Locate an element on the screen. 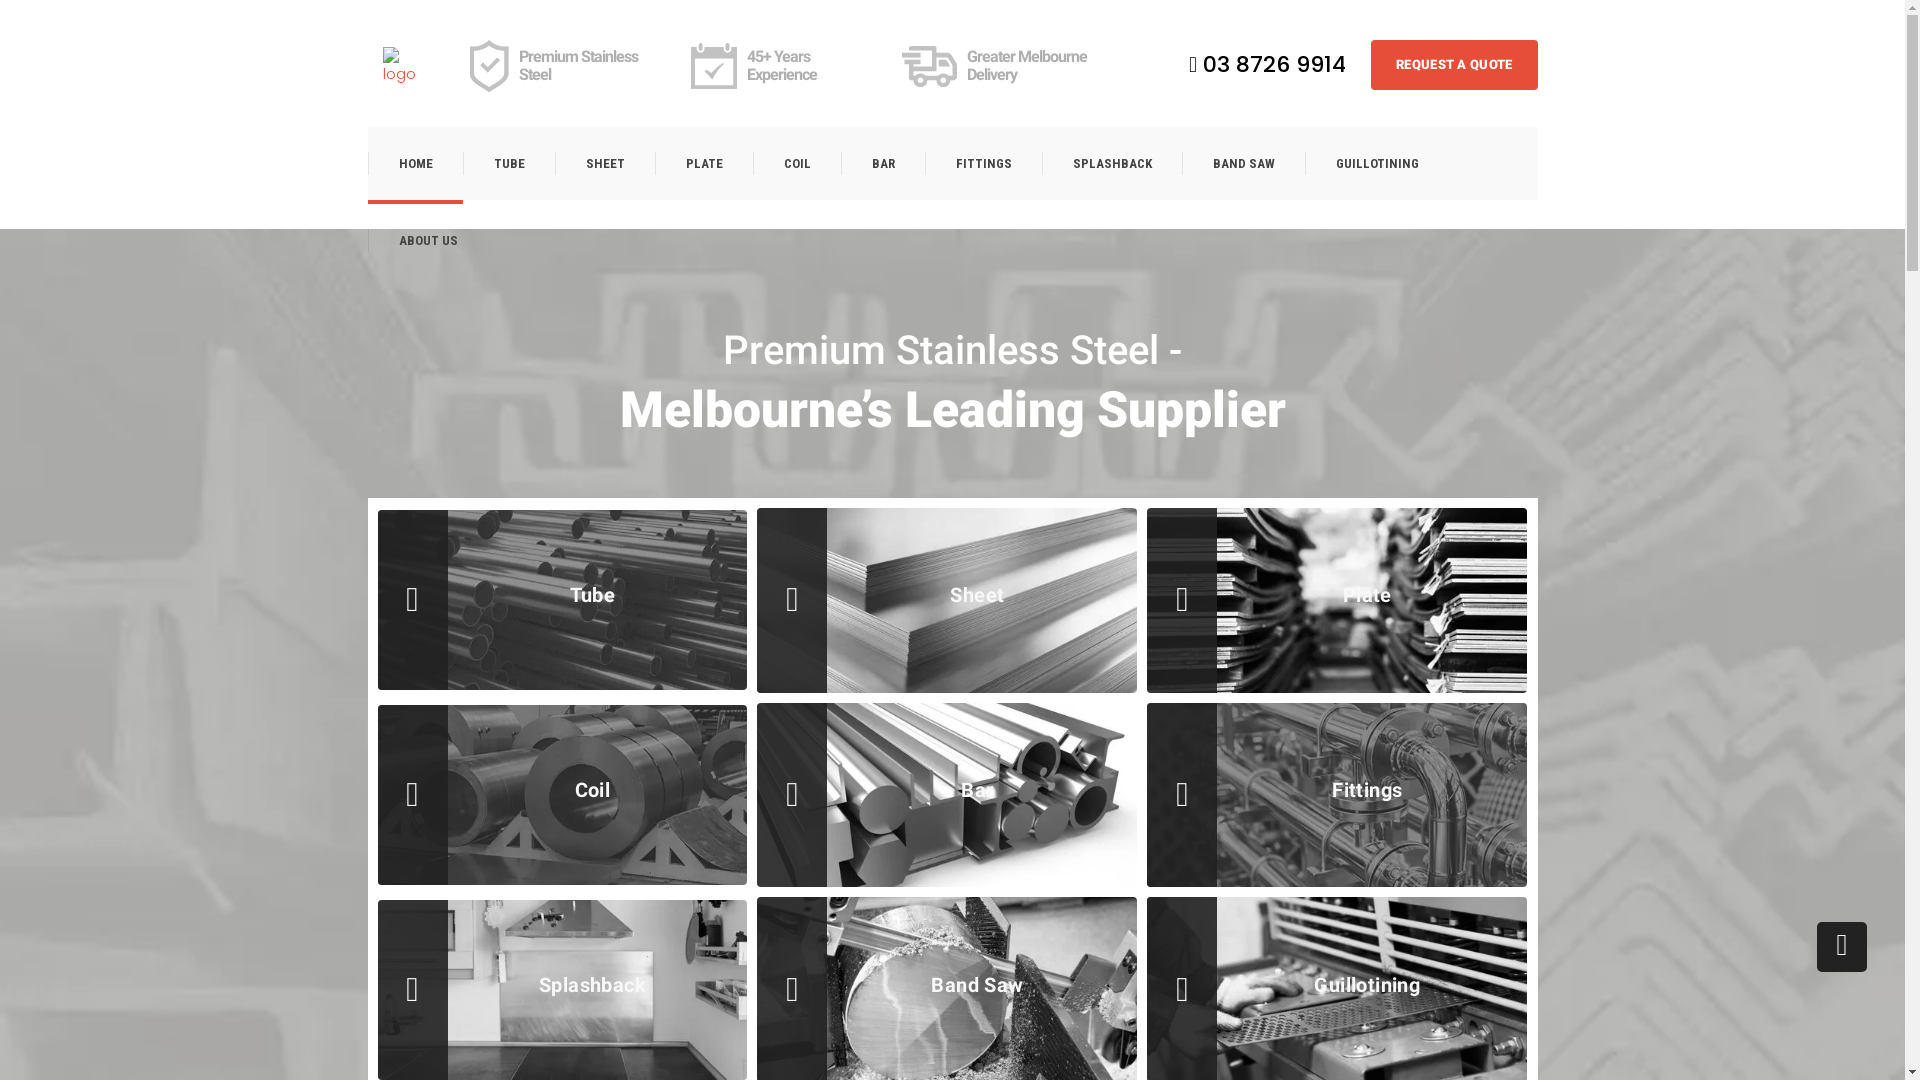 The width and height of the screenshot is (1920, 1080). 'Splashback' is located at coordinates (592, 983).